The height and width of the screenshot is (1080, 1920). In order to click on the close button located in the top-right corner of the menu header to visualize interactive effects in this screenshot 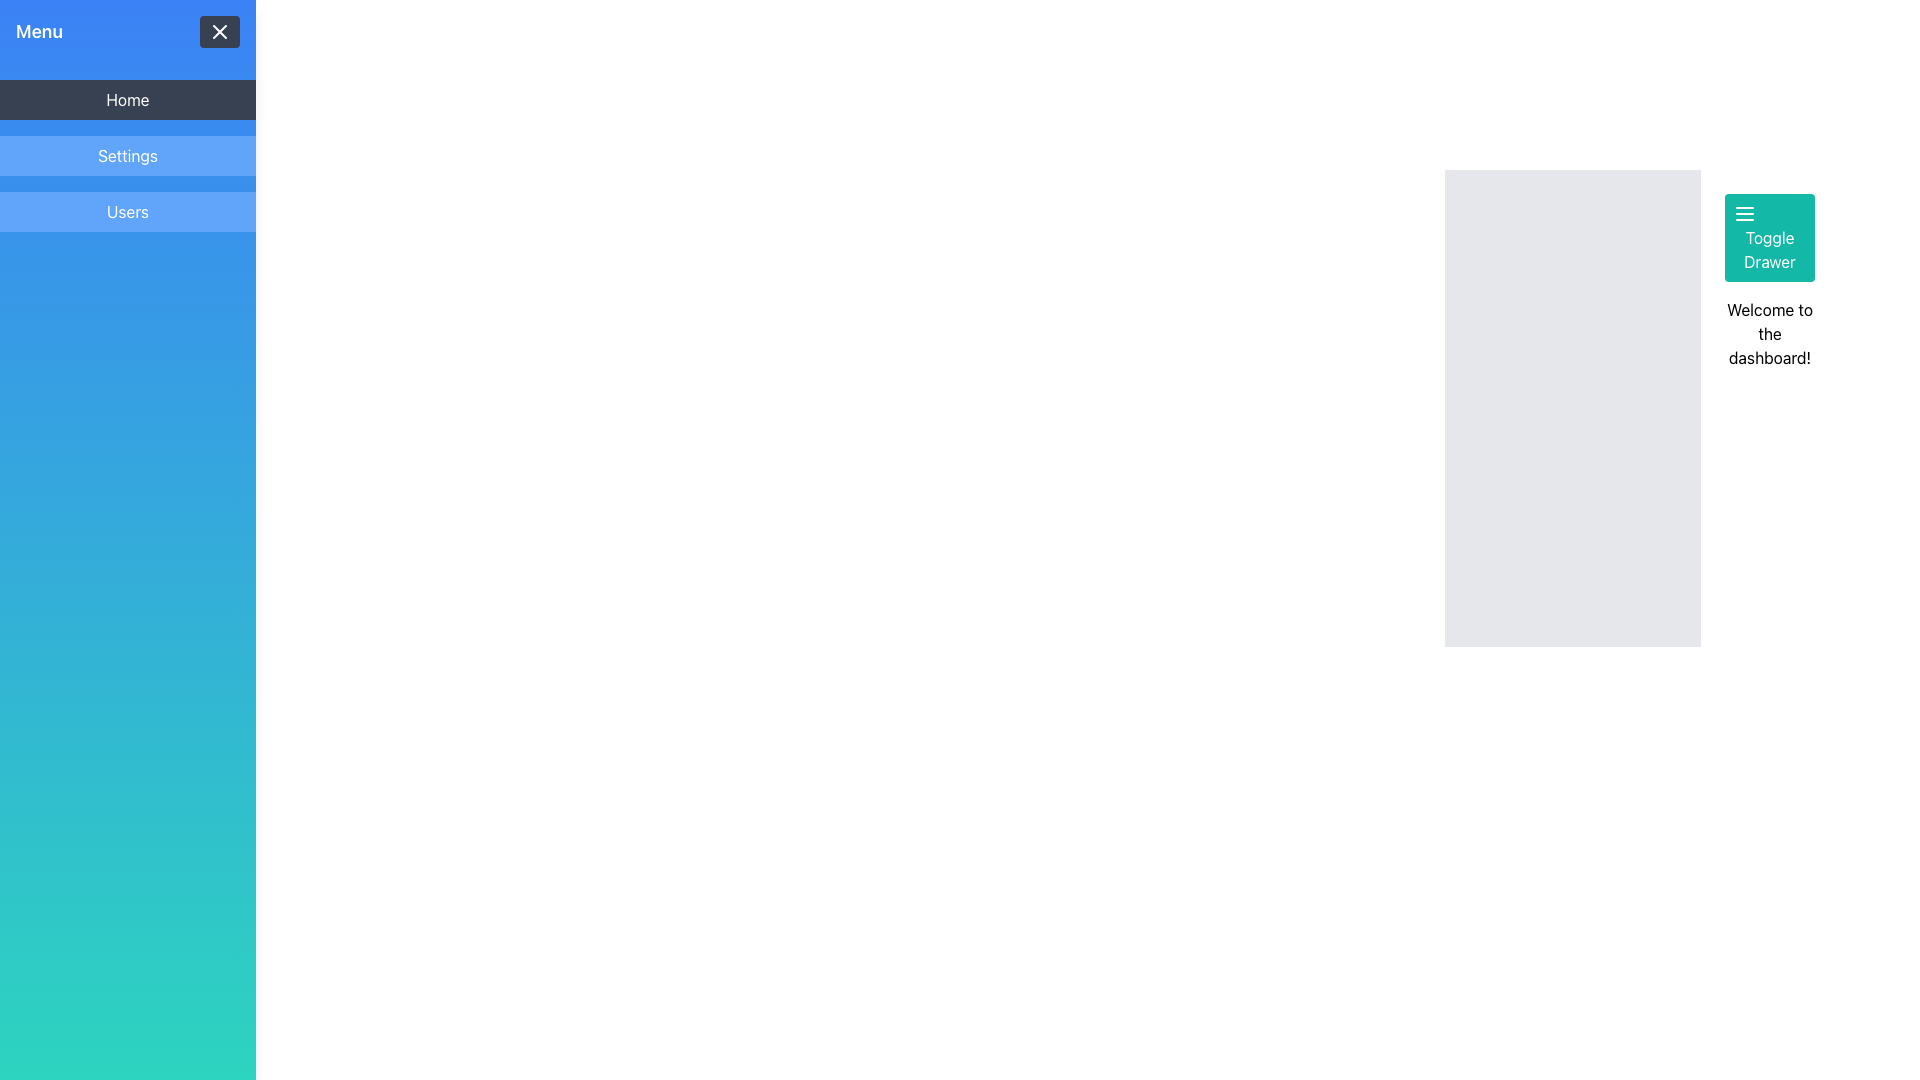, I will do `click(220, 31)`.